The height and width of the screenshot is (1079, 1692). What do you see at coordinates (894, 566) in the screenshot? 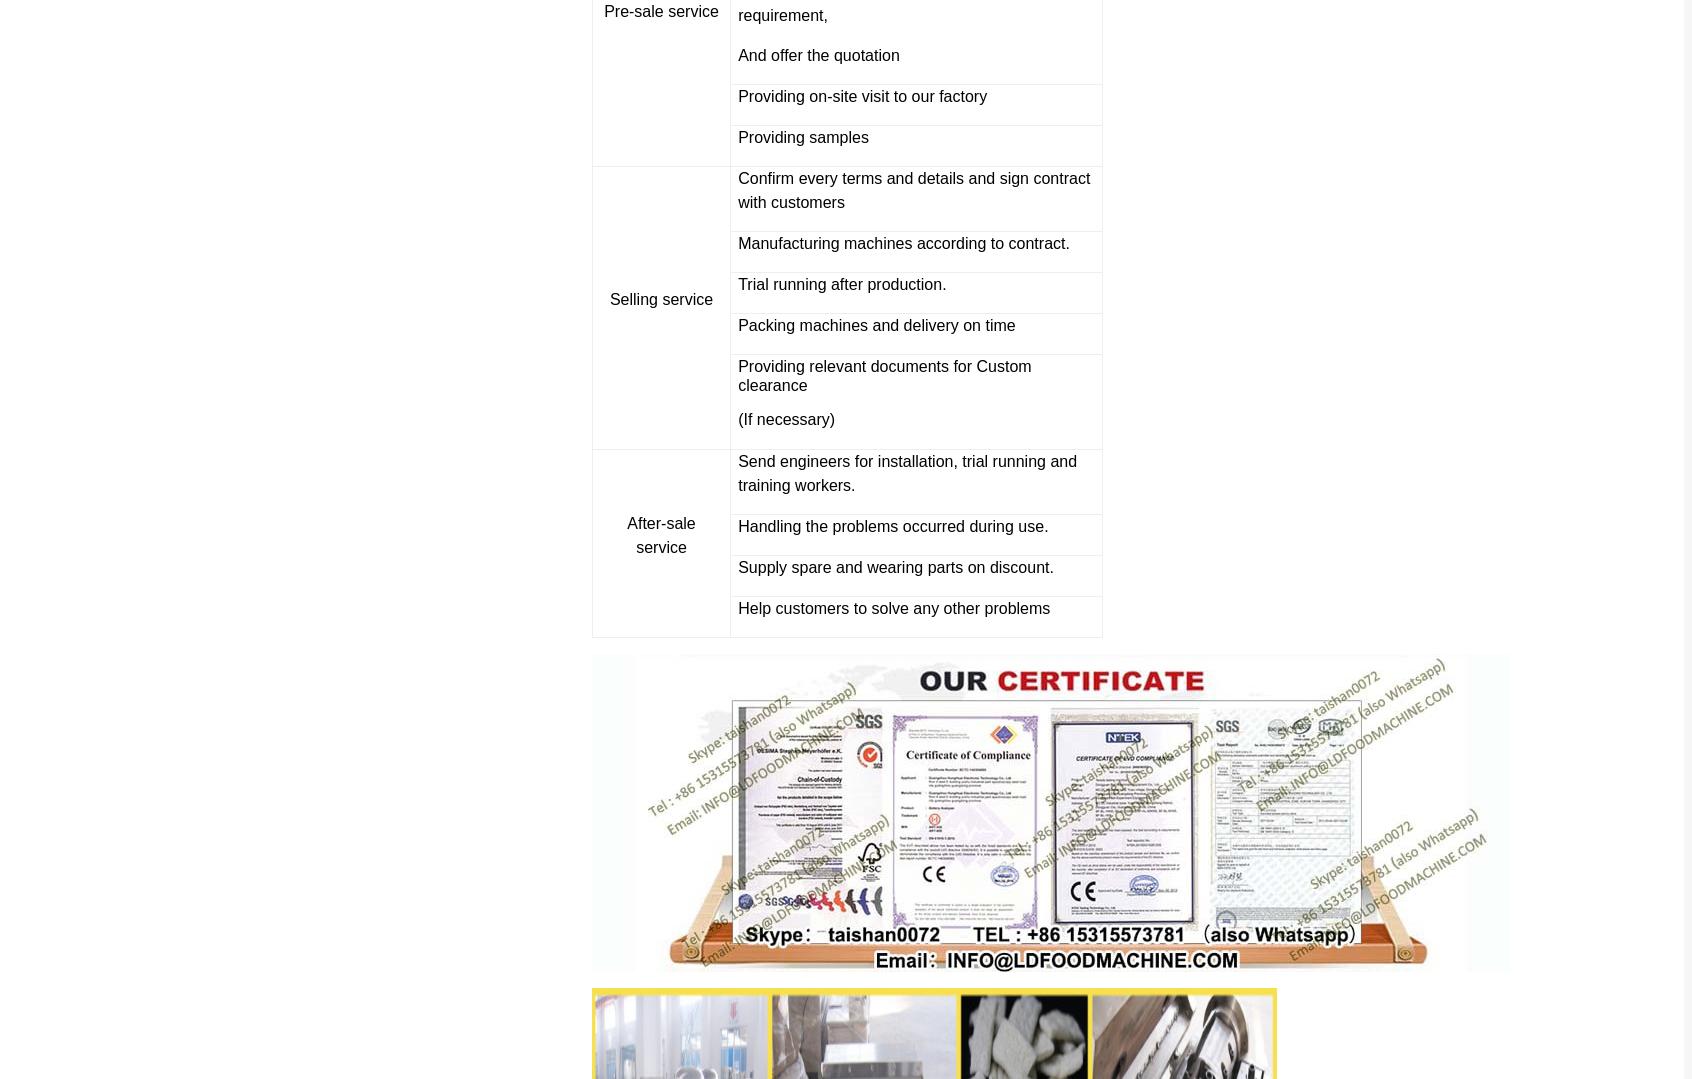
I see `'Supply spare and wearing parts on discount.'` at bounding box center [894, 566].